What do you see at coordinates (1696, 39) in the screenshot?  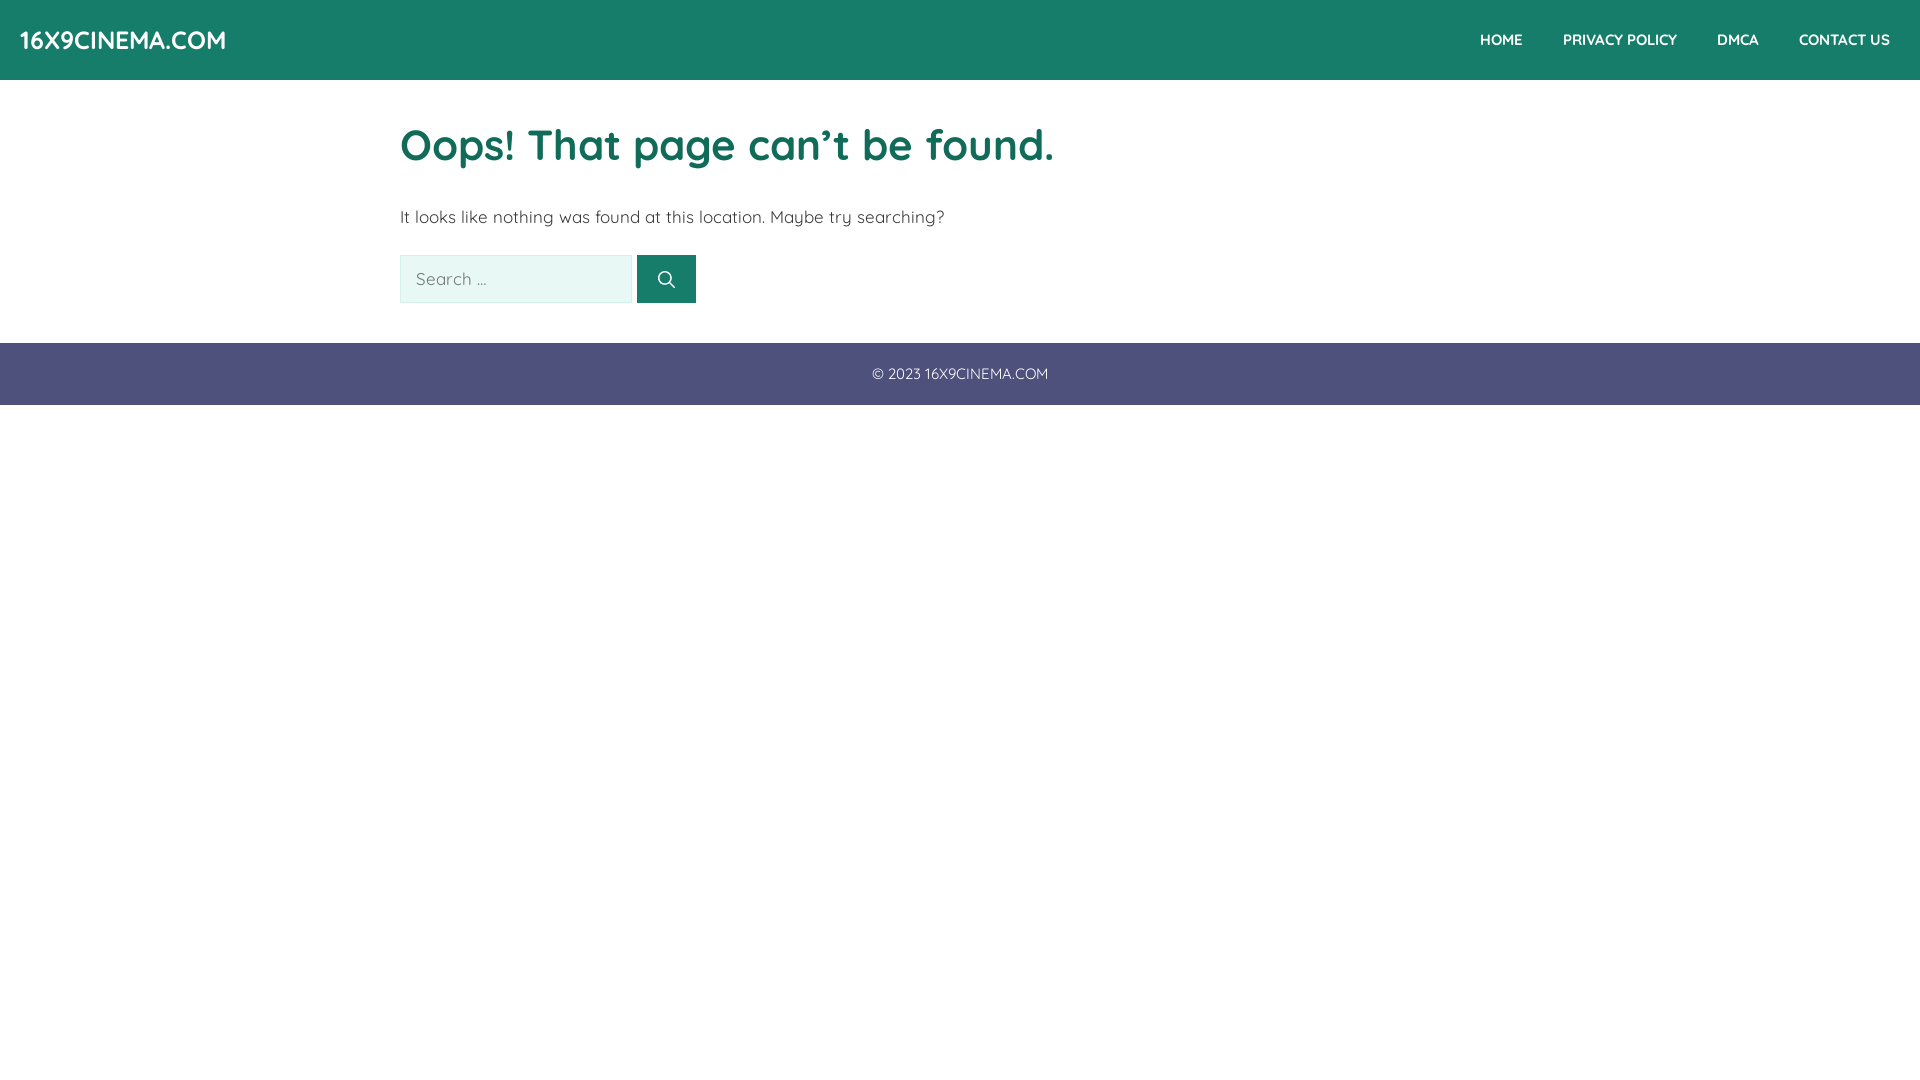 I see `'DMCA'` at bounding box center [1696, 39].